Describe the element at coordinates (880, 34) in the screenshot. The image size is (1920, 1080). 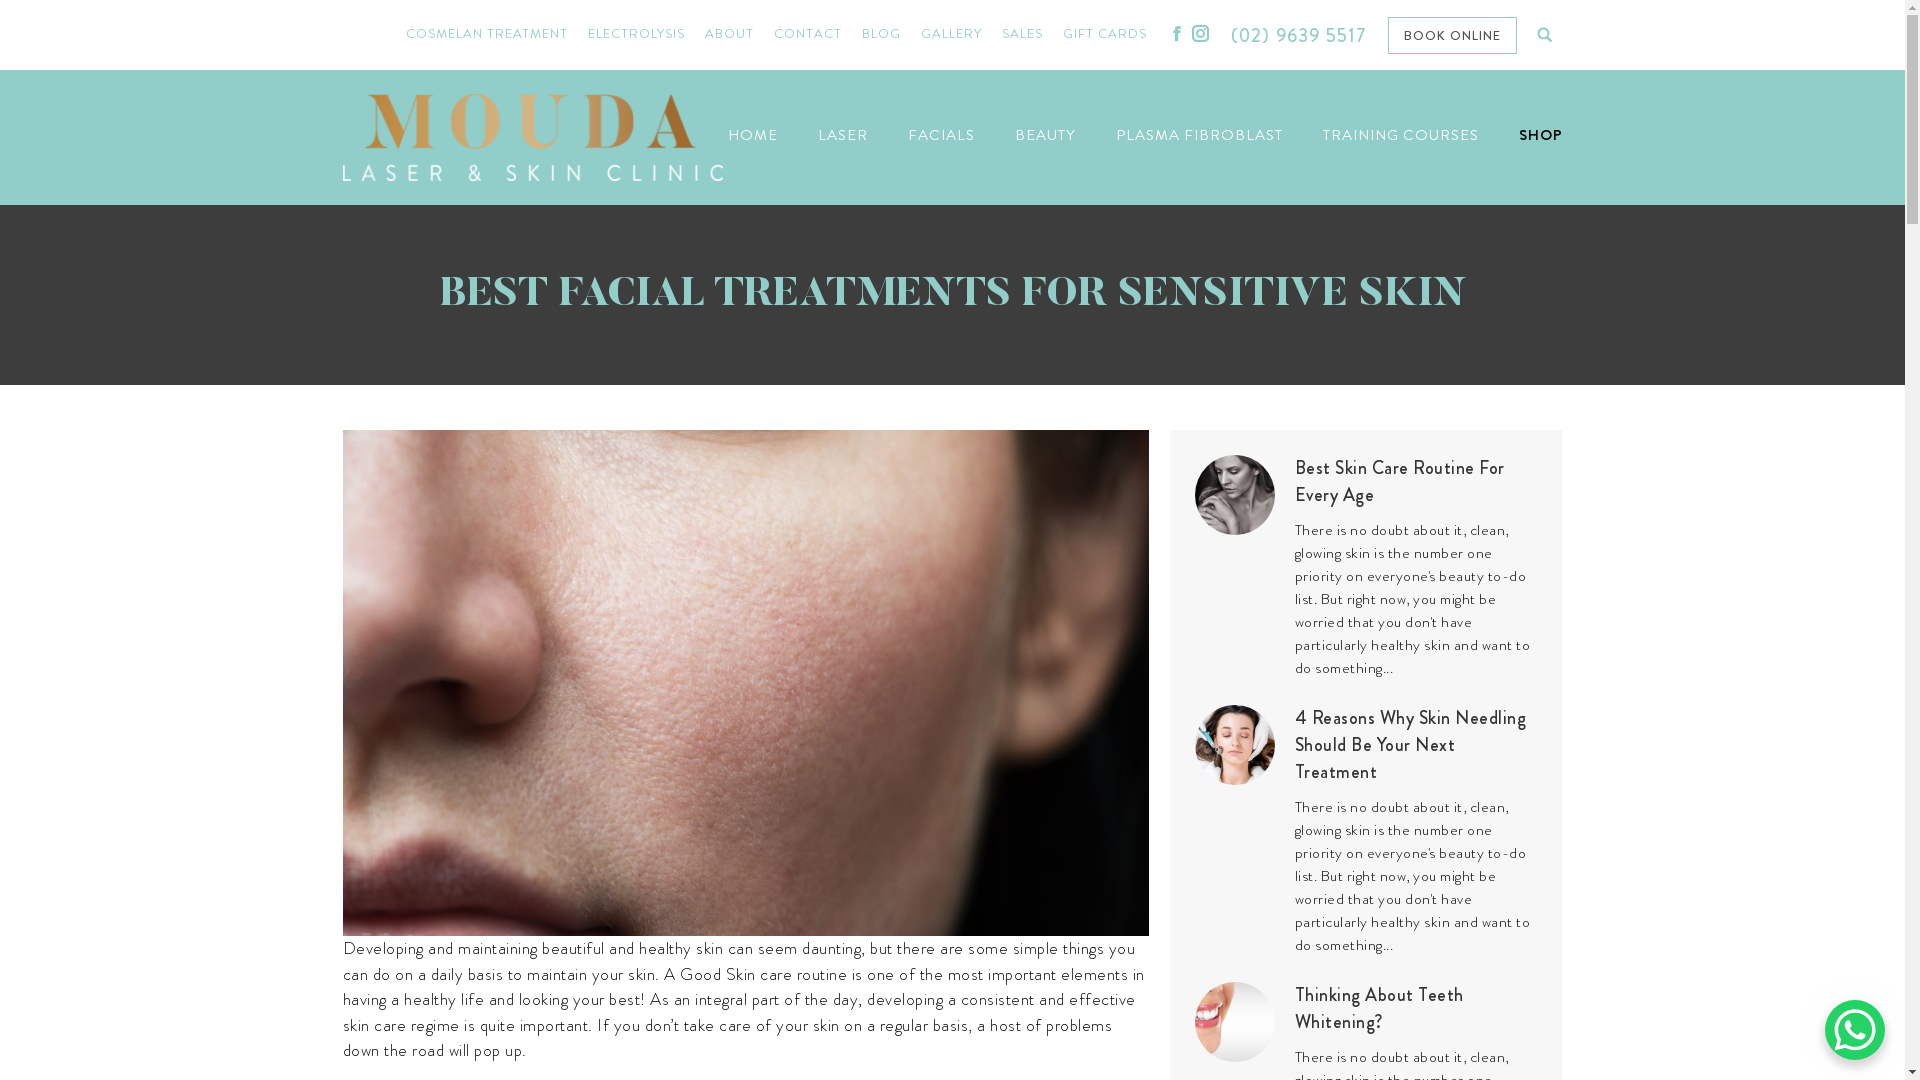
I see `'BLOG'` at that location.